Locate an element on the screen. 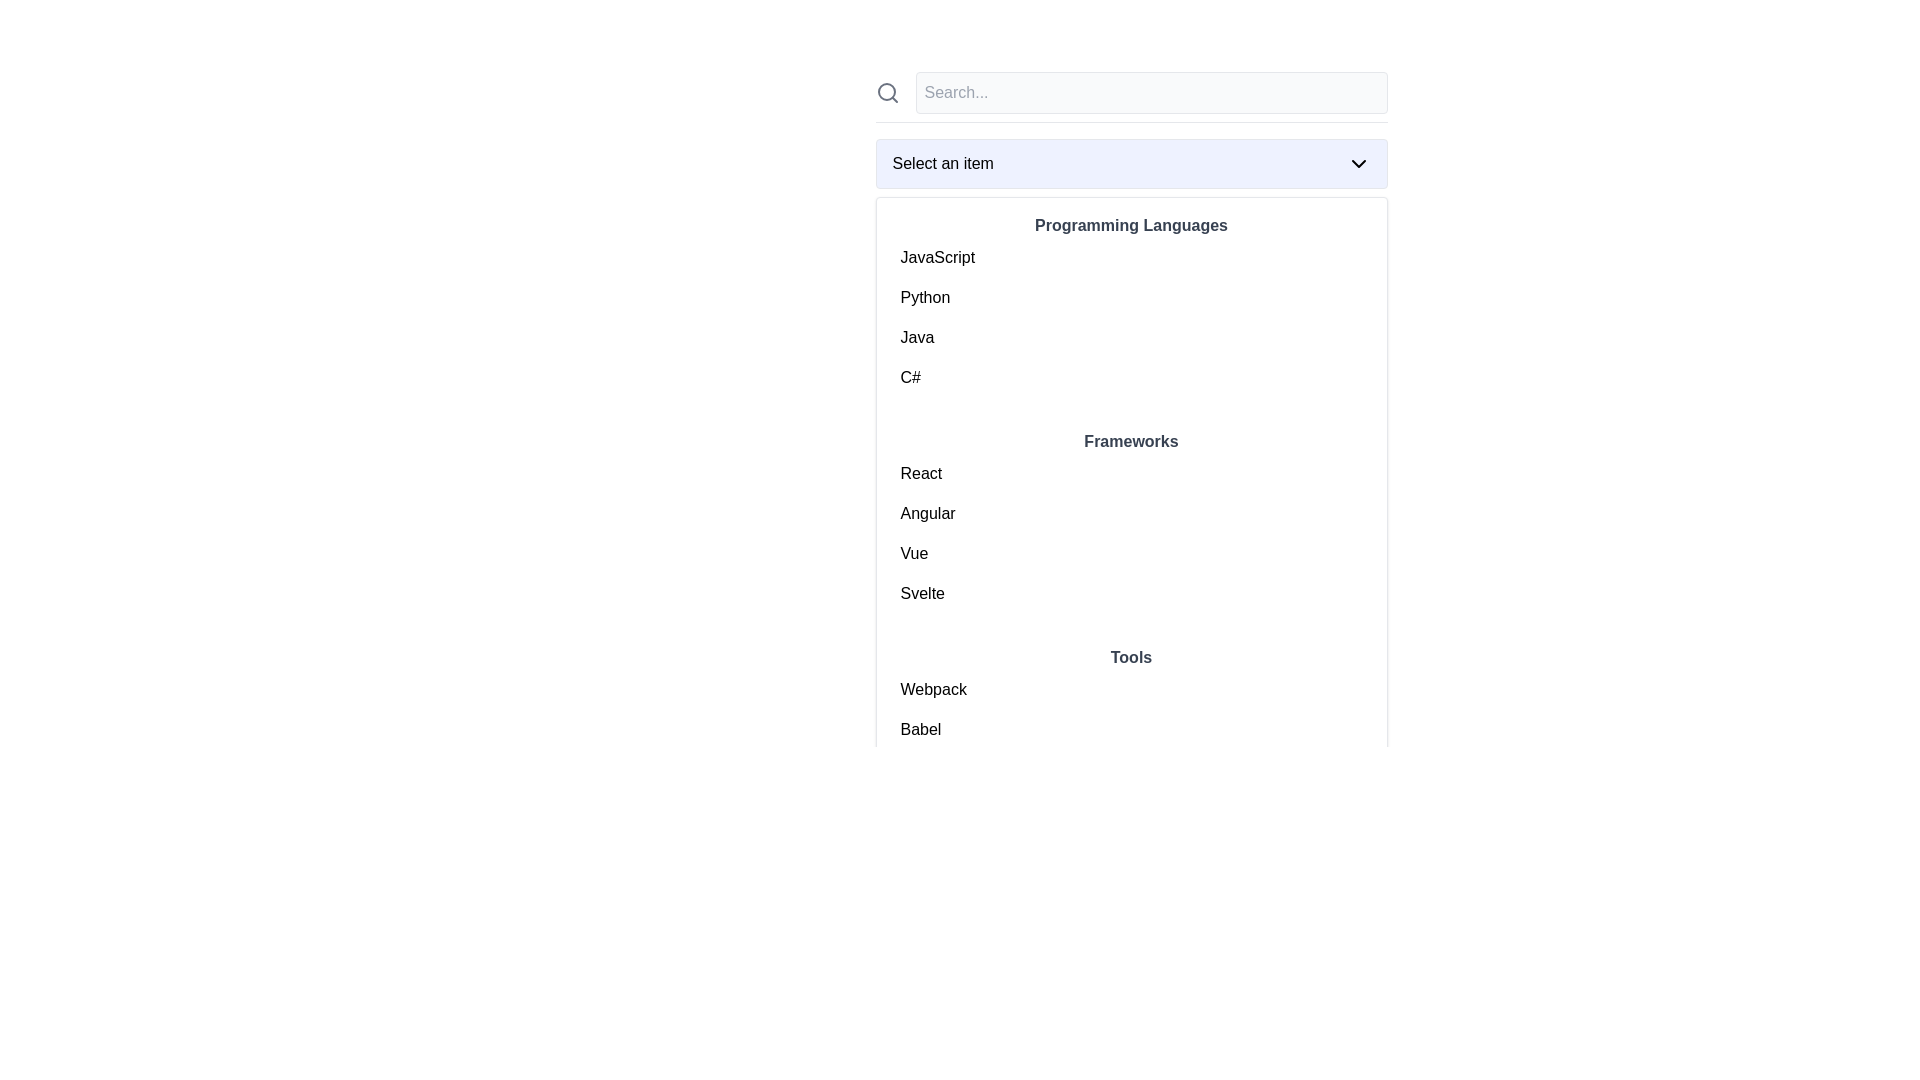  the programming languages list is located at coordinates (1131, 316).